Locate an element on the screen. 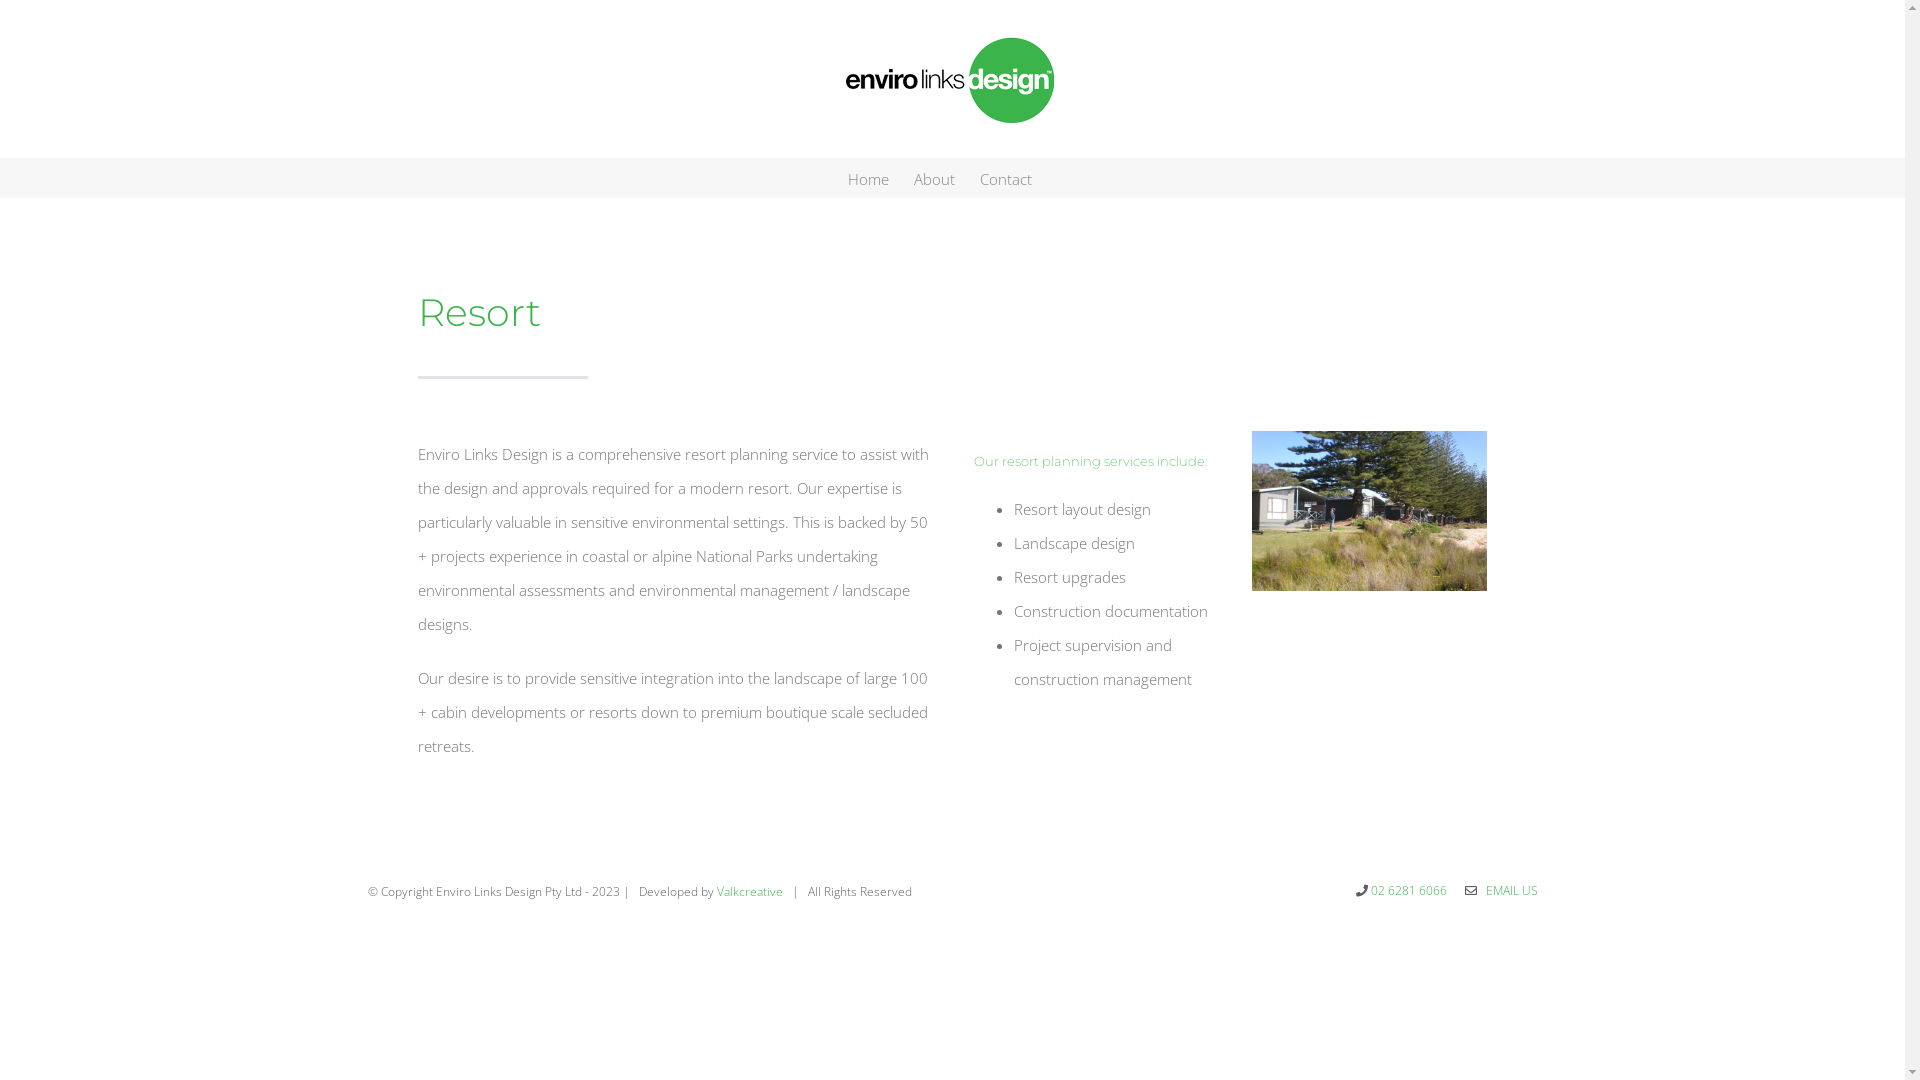 The height and width of the screenshot is (1080, 1920). '  EMAIL US' is located at coordinates (1508, 889).